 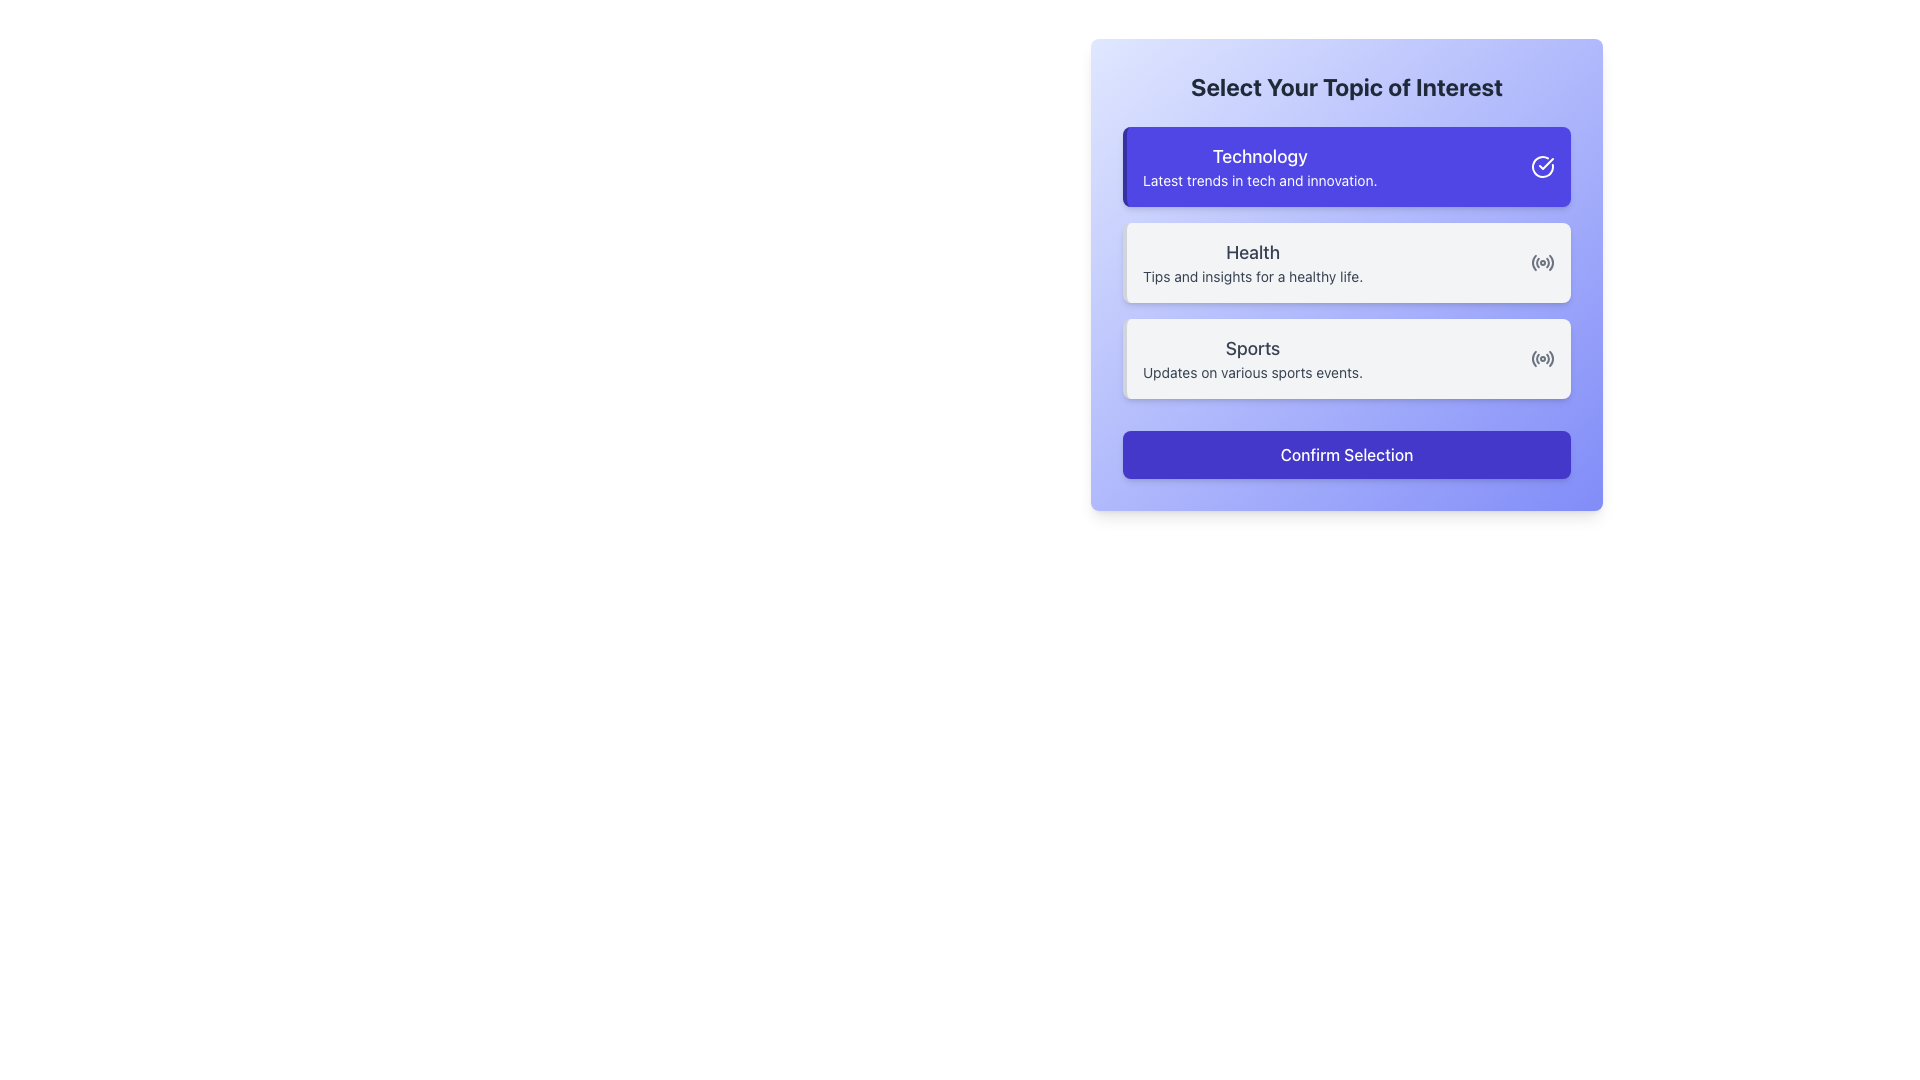 I want to click on the text label displaying 'Updates on various sports events.' located beneath the 'Sports' headline, so click(x=1251, y=373).